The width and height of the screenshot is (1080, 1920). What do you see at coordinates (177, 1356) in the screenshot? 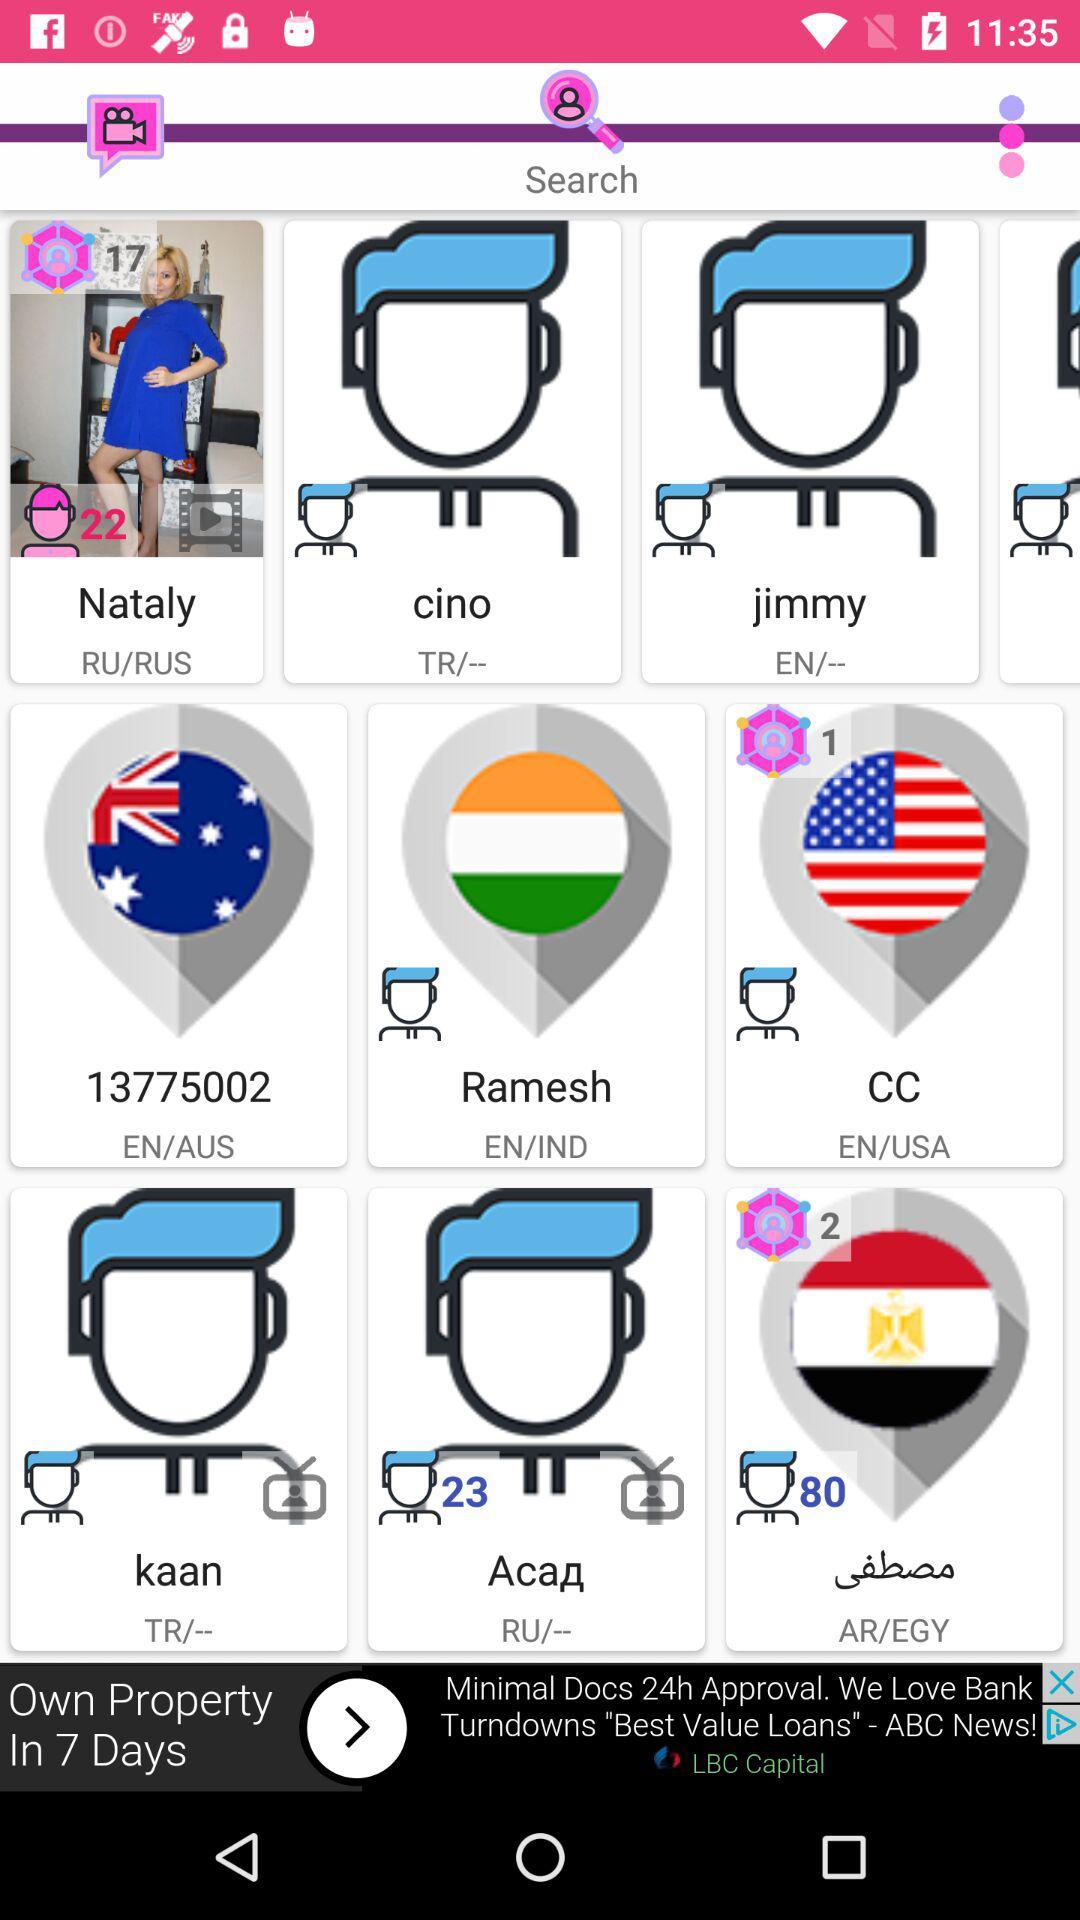
I see `profile` at bounding box center [177, 1356].